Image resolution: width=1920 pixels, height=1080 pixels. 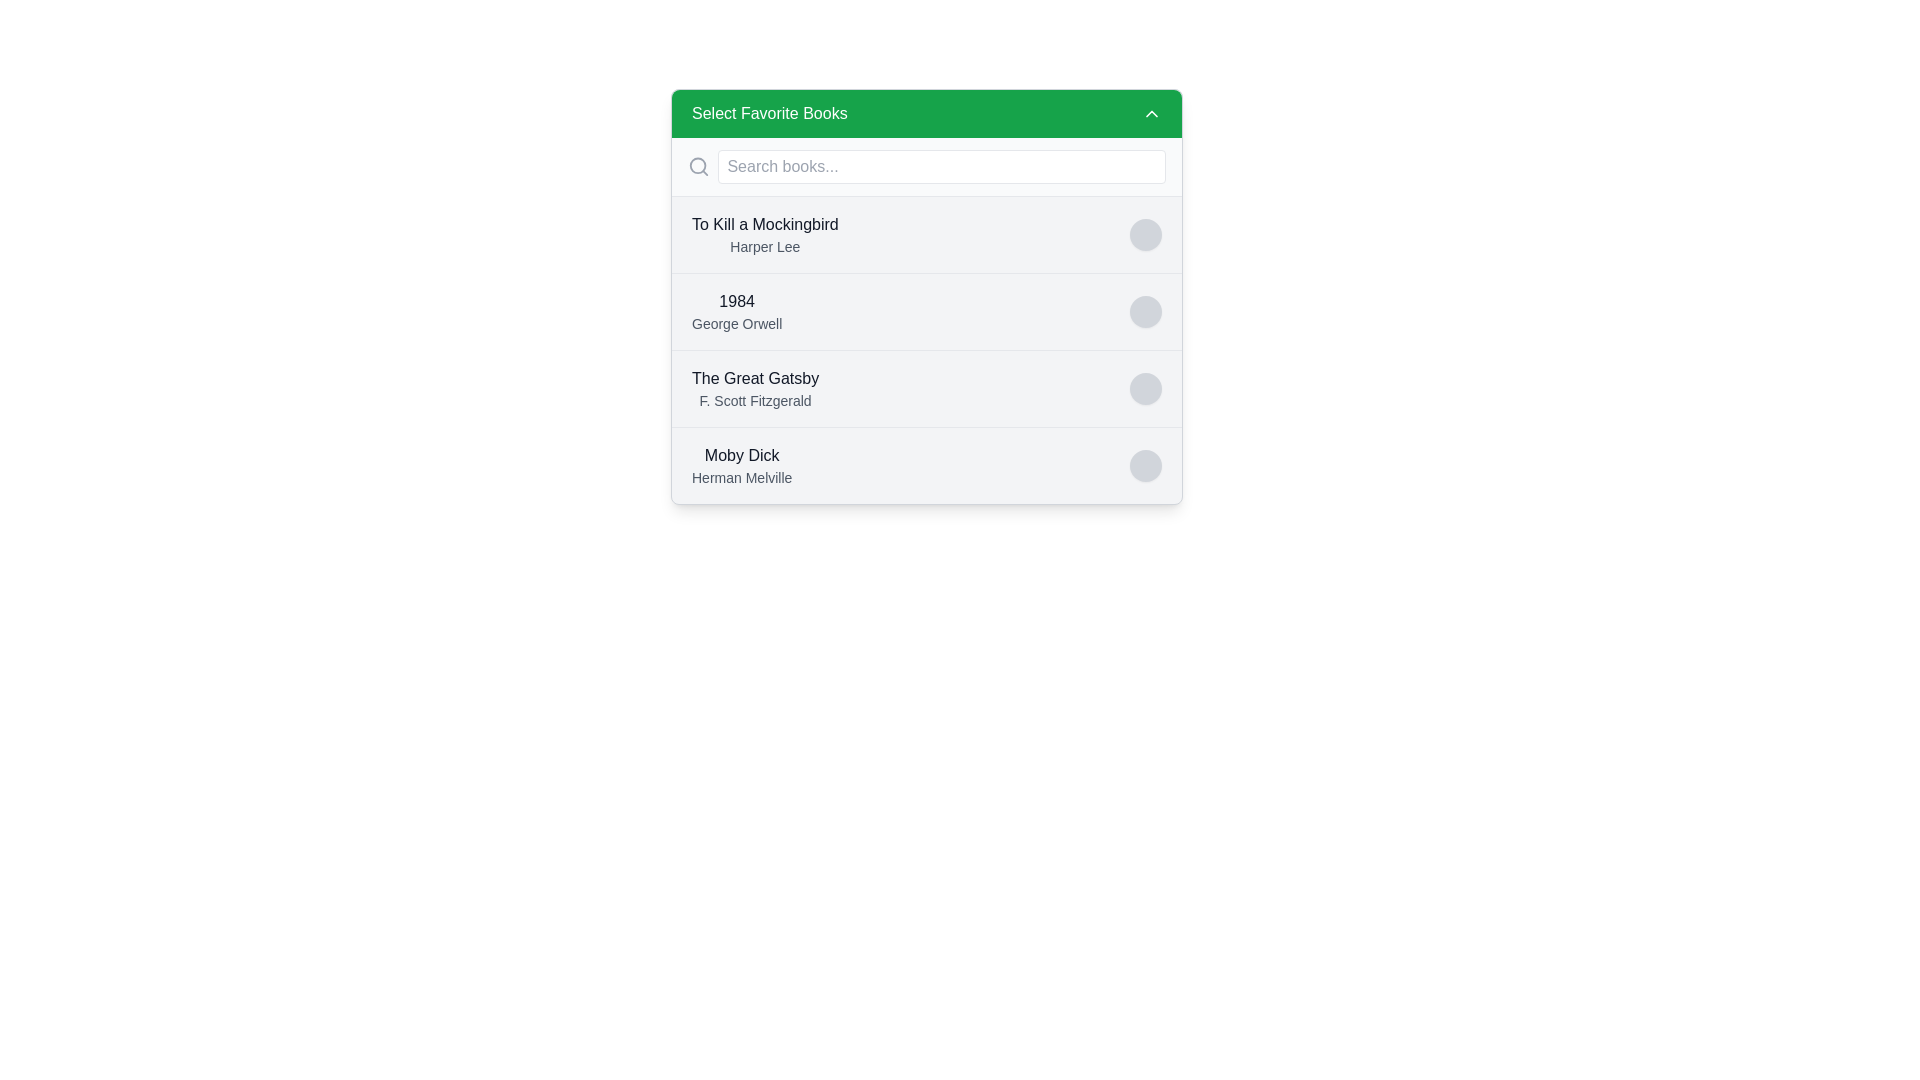 I want to click on the interactive button located to the right of the book labeled '1984' by George Orwell, so click(x=1146, y=312).